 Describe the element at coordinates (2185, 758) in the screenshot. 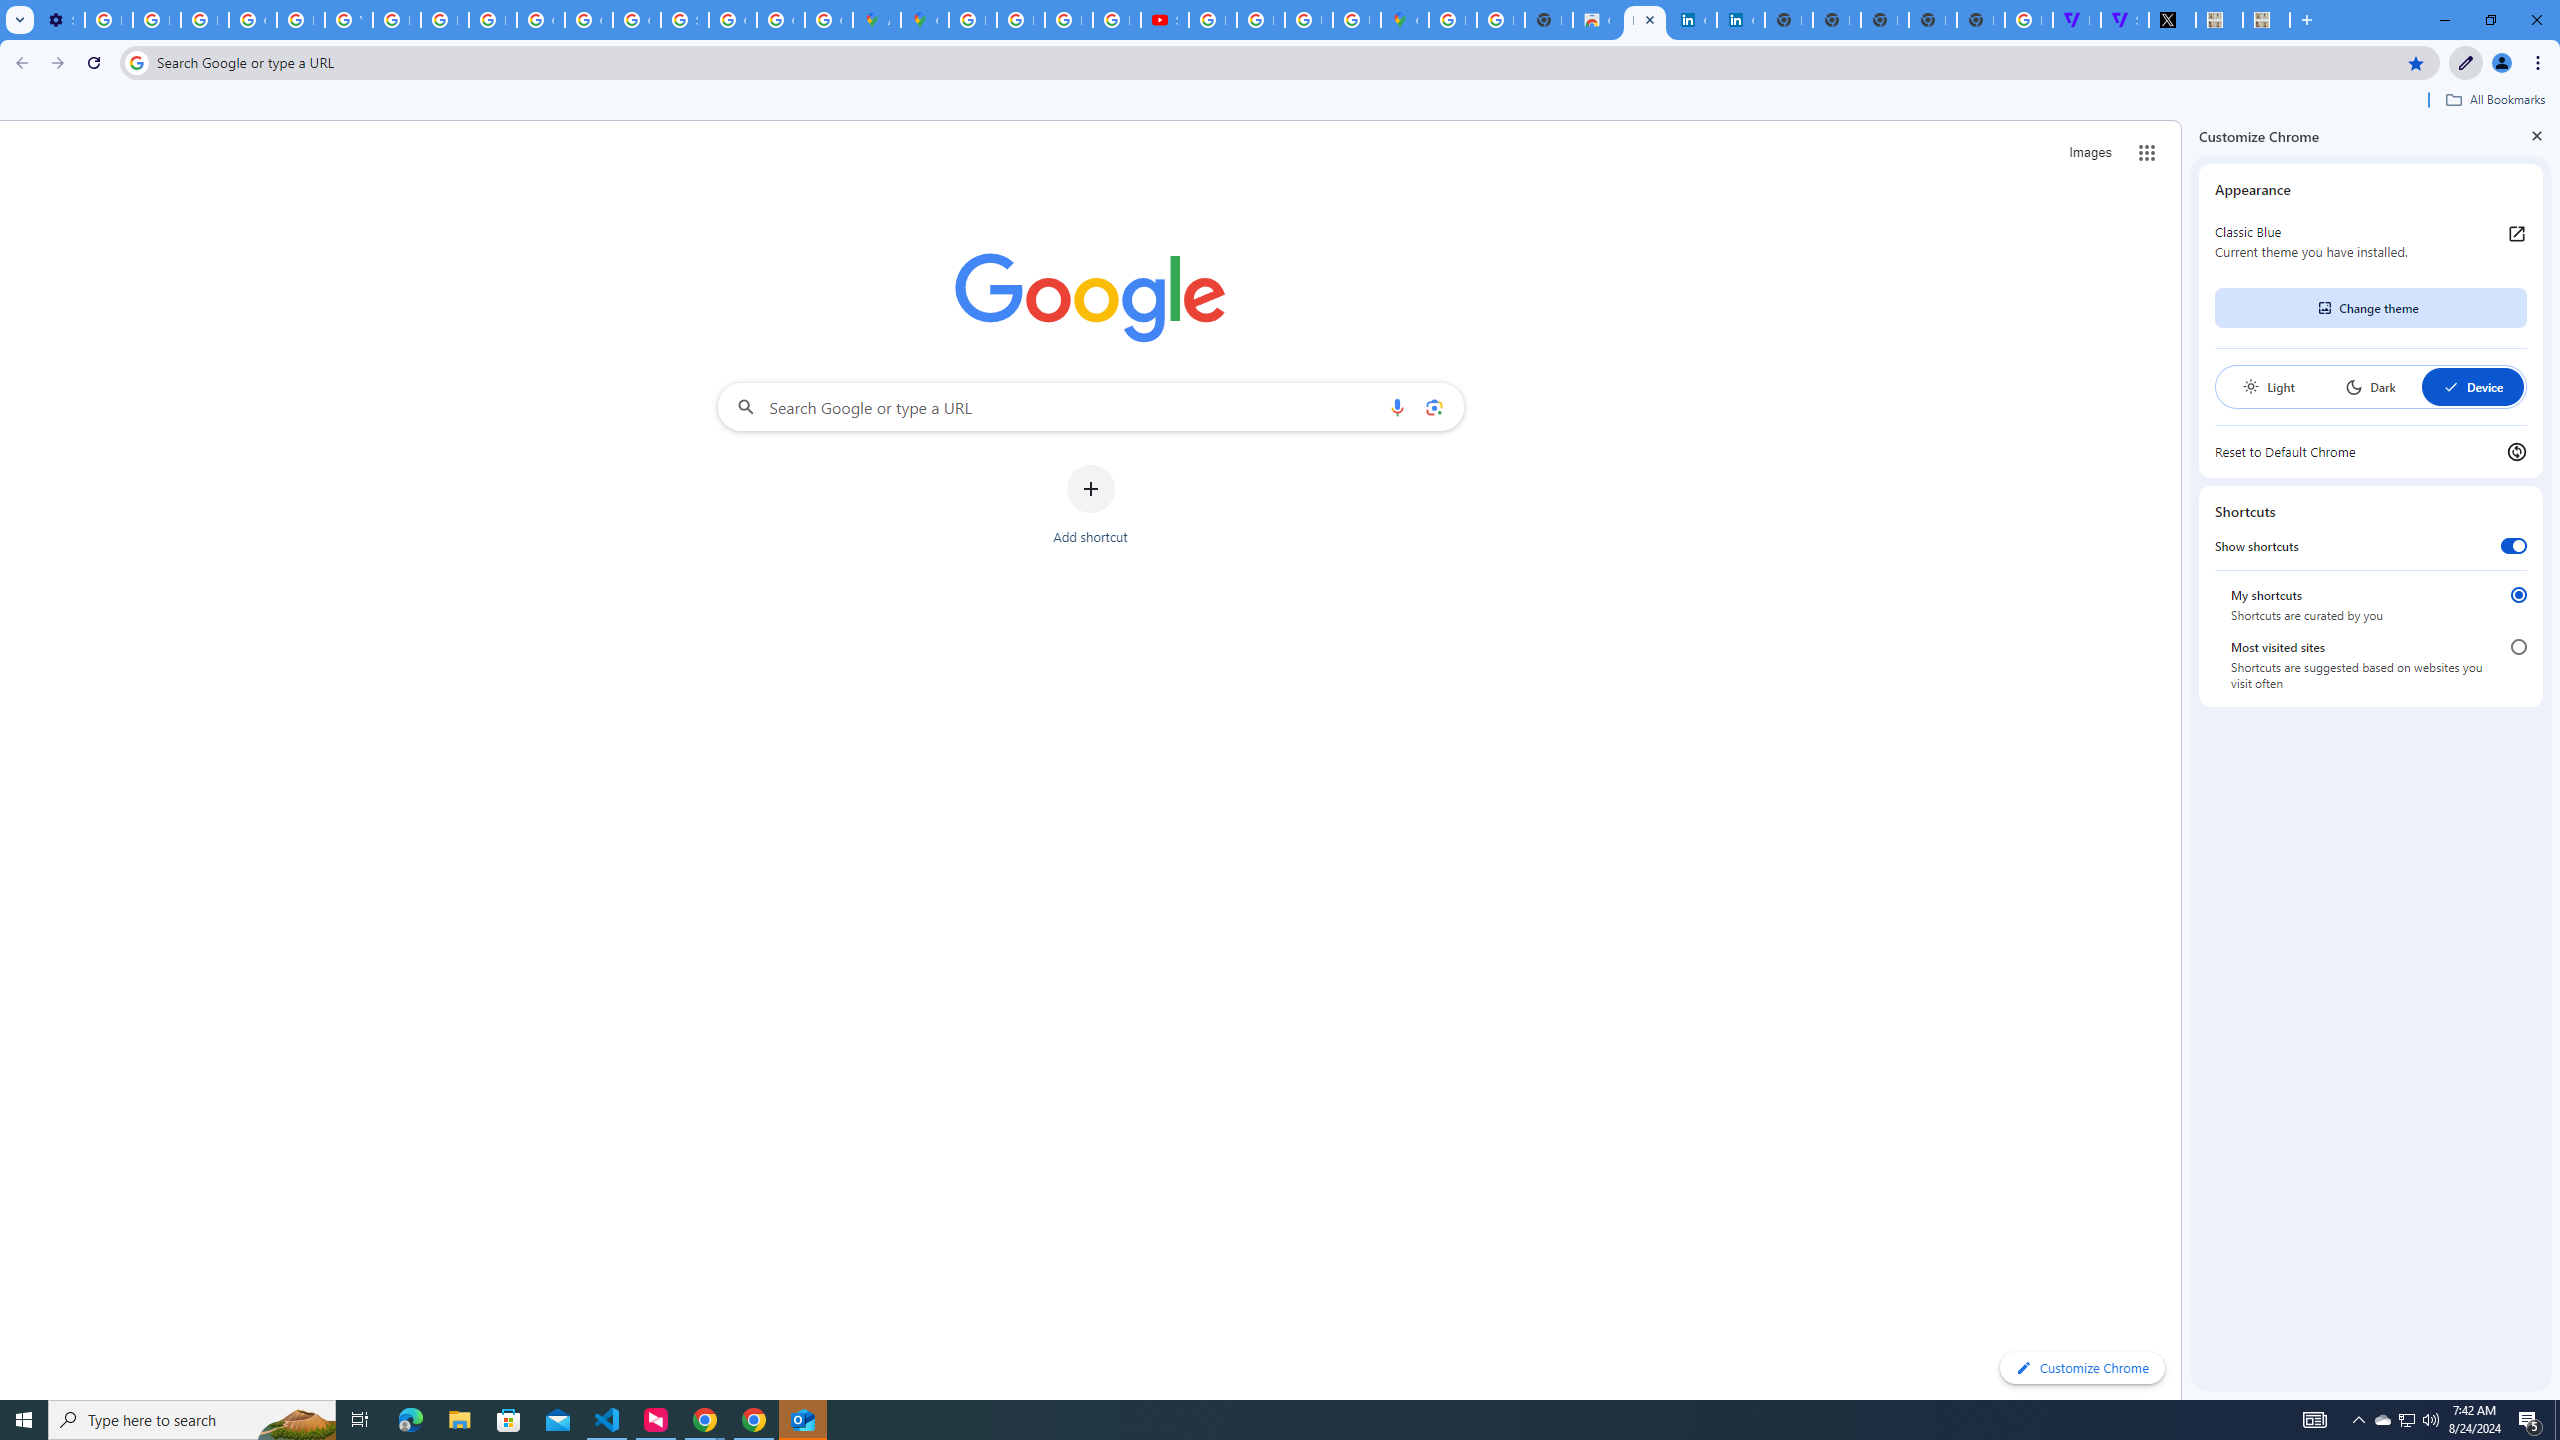

I see `'Side Panel Resize Handle'` at that location.